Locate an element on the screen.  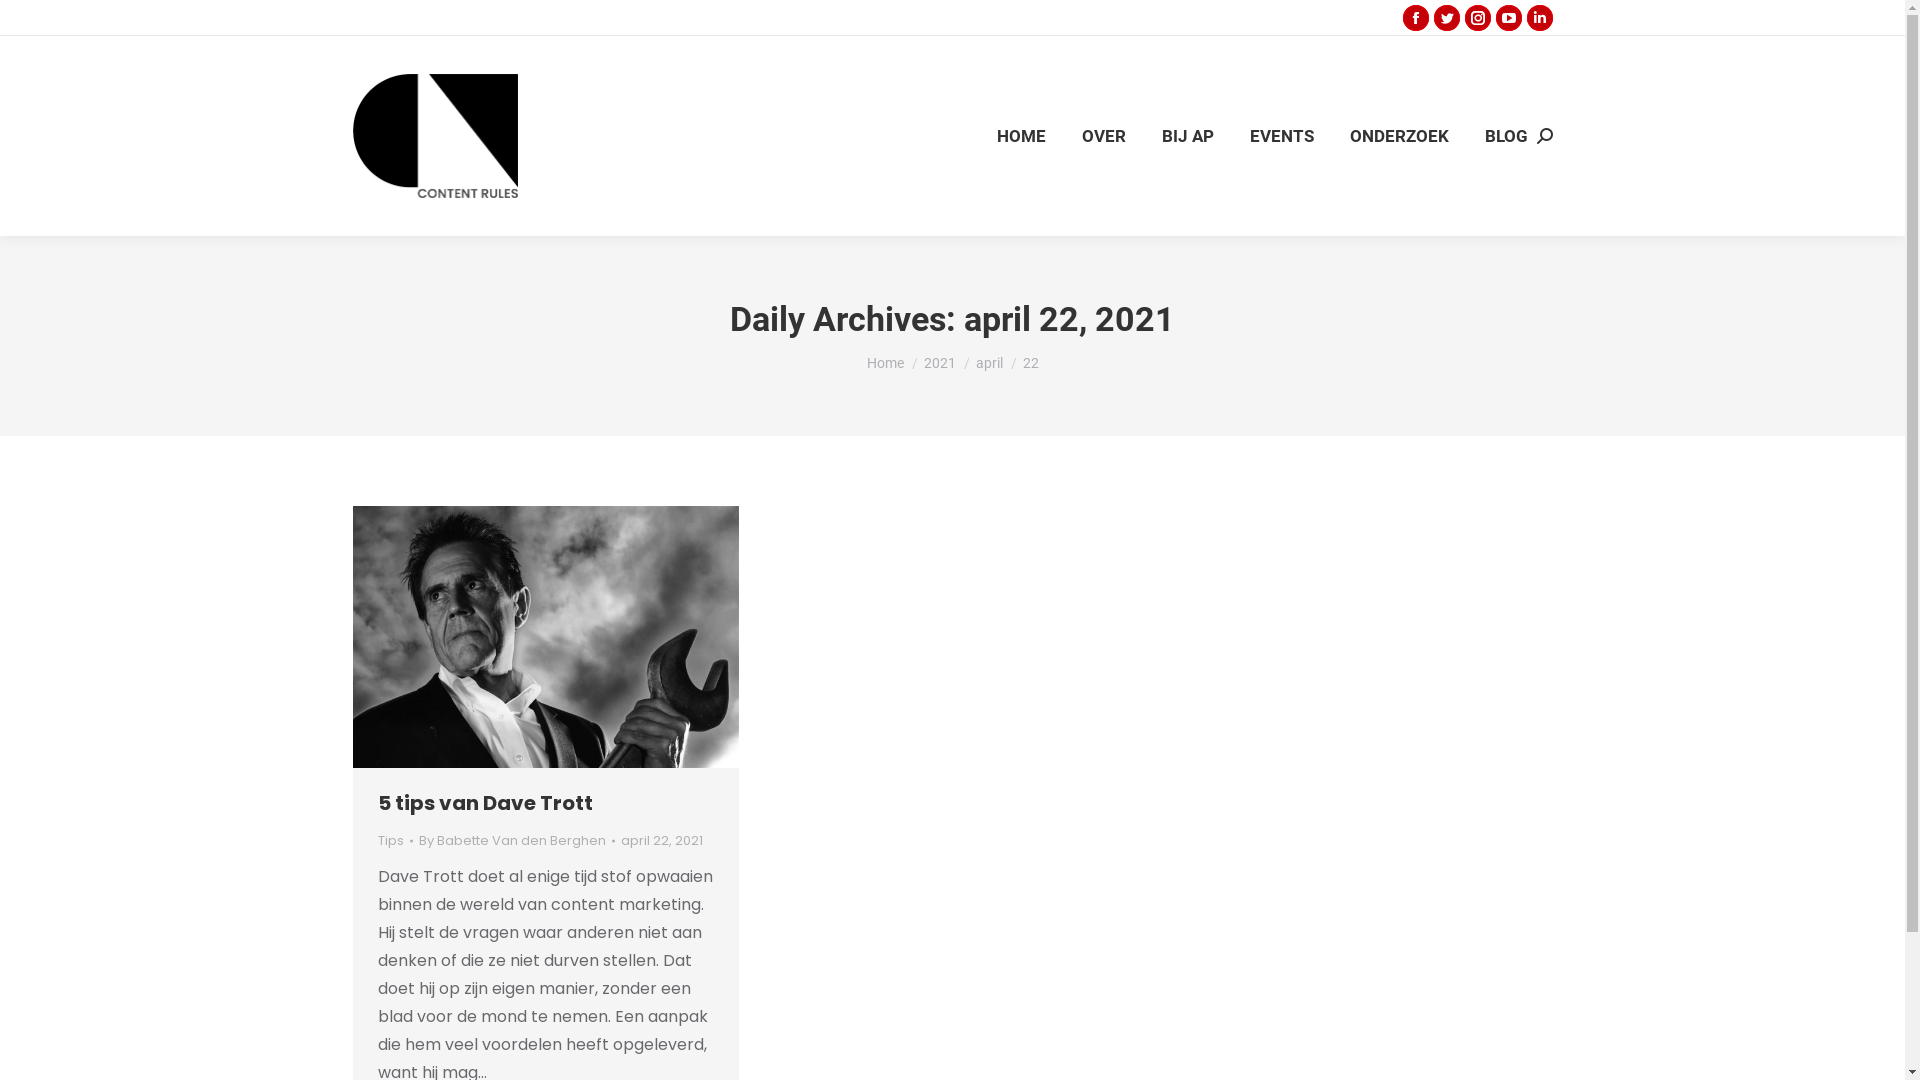
'april' is located at coordinates (989, 362).